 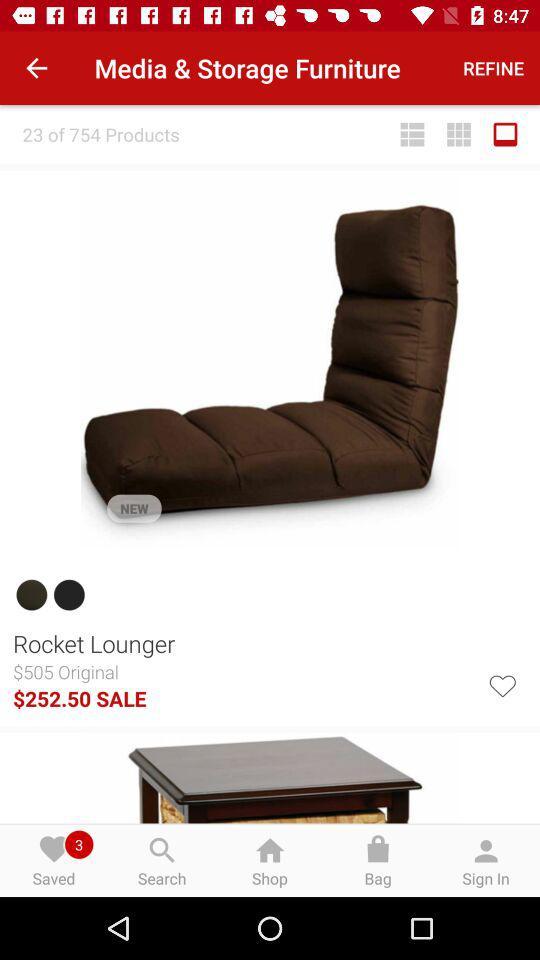 I want to click on the icon to the right of media & storage furniture icon, so click(x=492, y=68).